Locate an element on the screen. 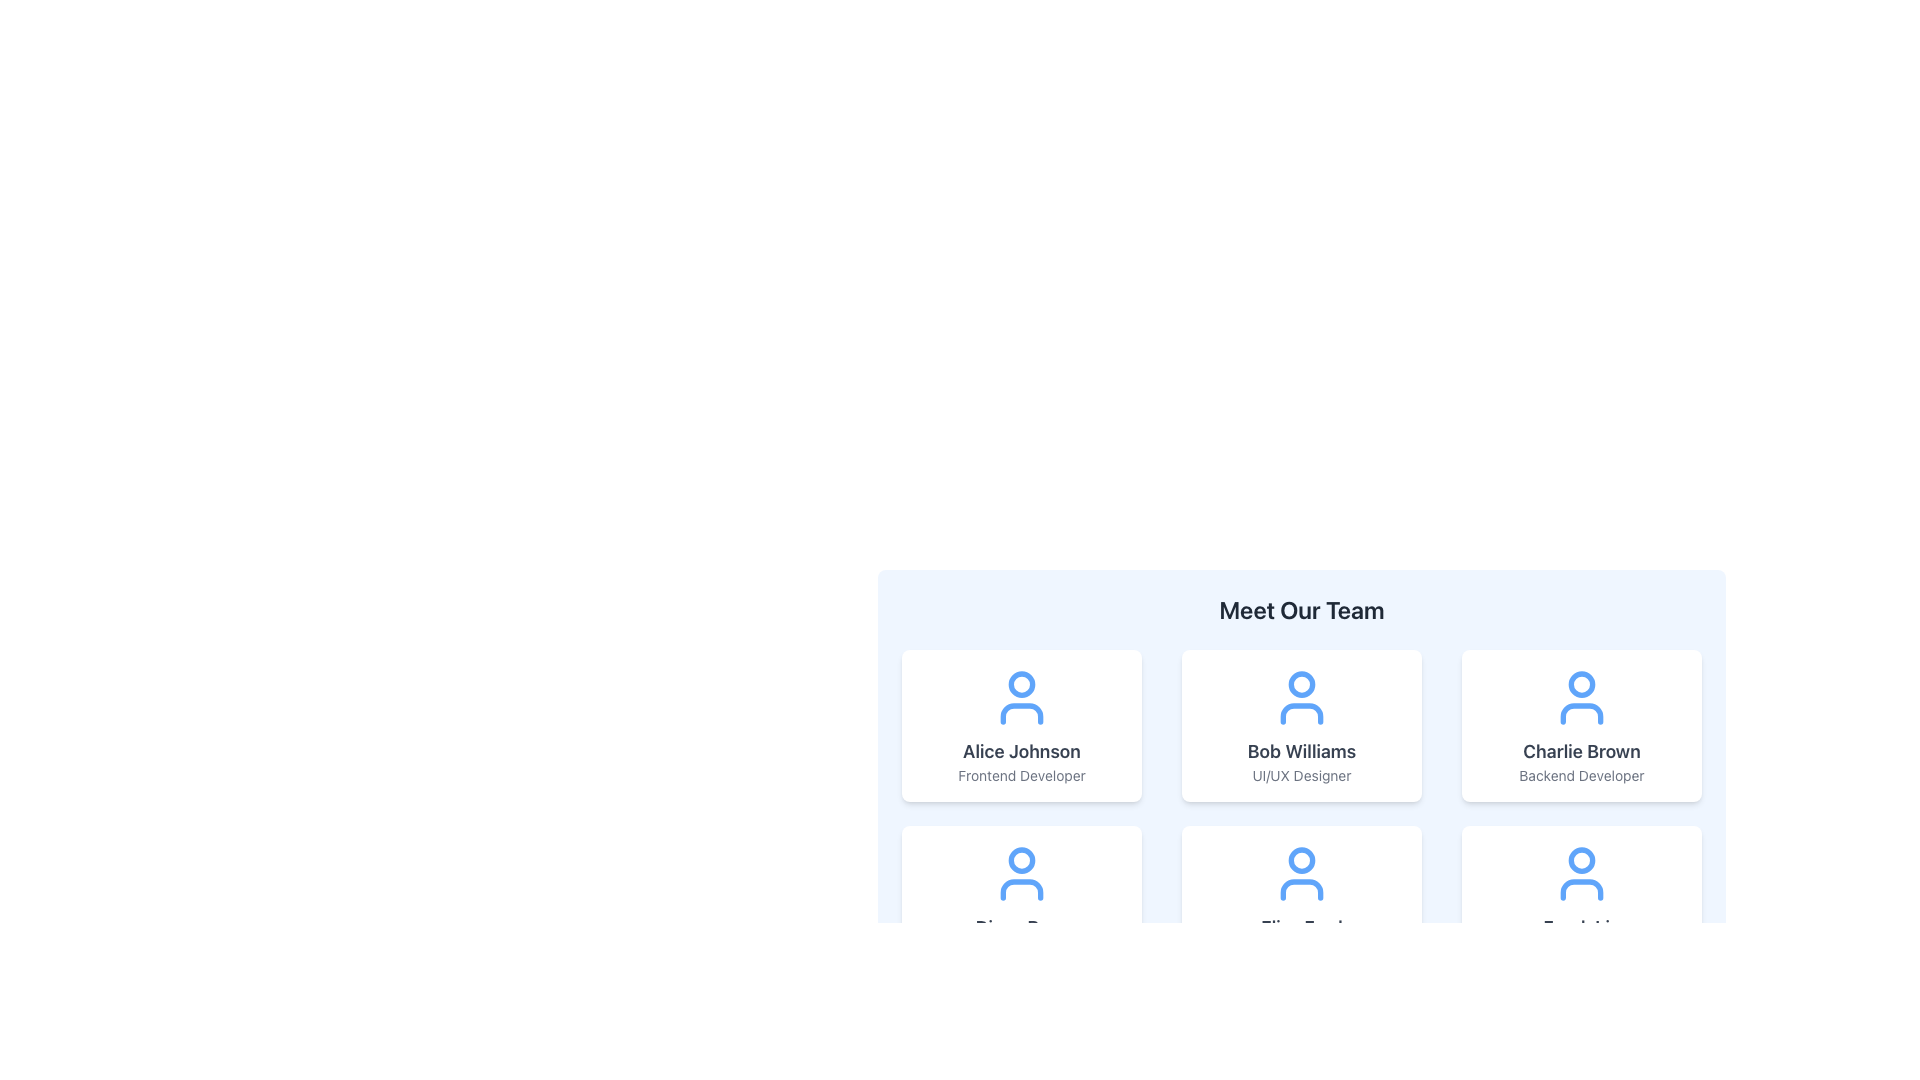 The width and height of the screenshot is (1920, 1080). the Text Label that provides the job title for 'Alice Johnson' located at the bottom of the profile card is located at coordinates (1022, 774).